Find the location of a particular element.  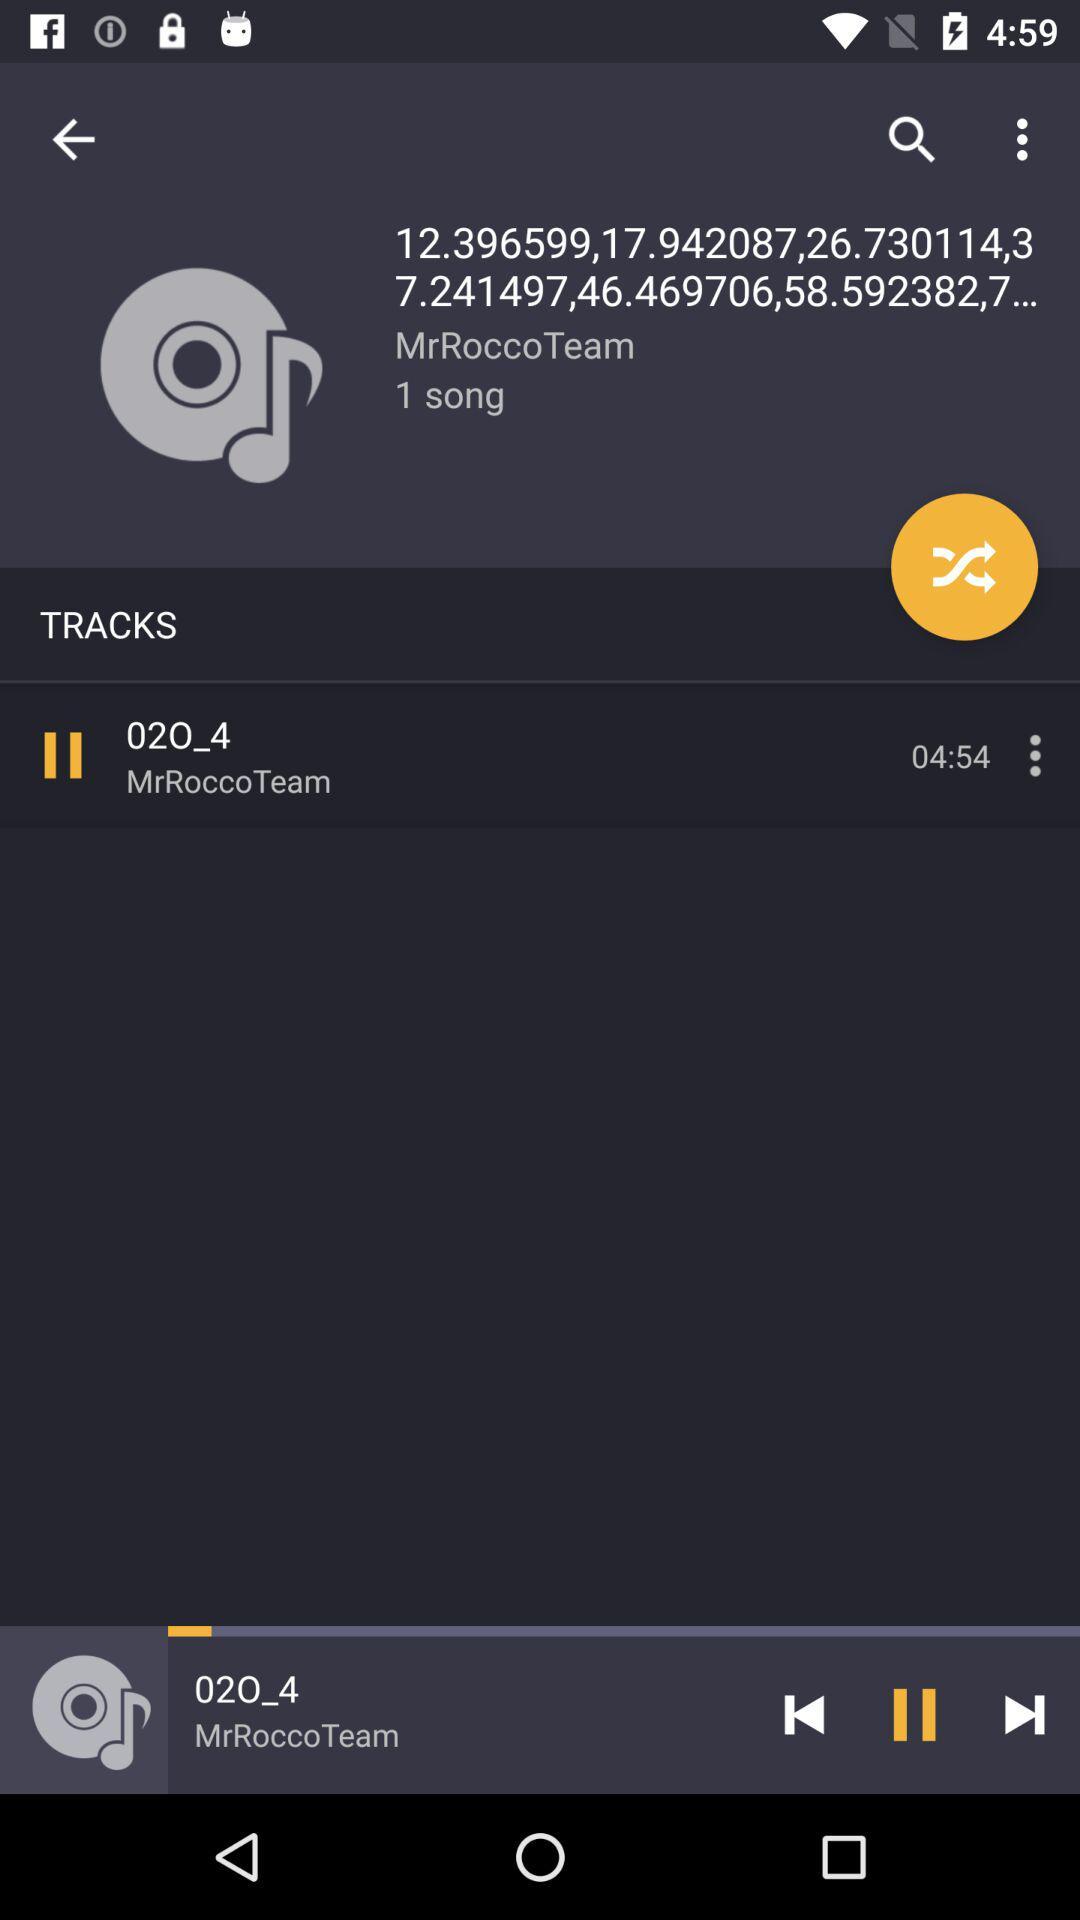

item above 12 396599 17 is located at coordinates (911, 138).